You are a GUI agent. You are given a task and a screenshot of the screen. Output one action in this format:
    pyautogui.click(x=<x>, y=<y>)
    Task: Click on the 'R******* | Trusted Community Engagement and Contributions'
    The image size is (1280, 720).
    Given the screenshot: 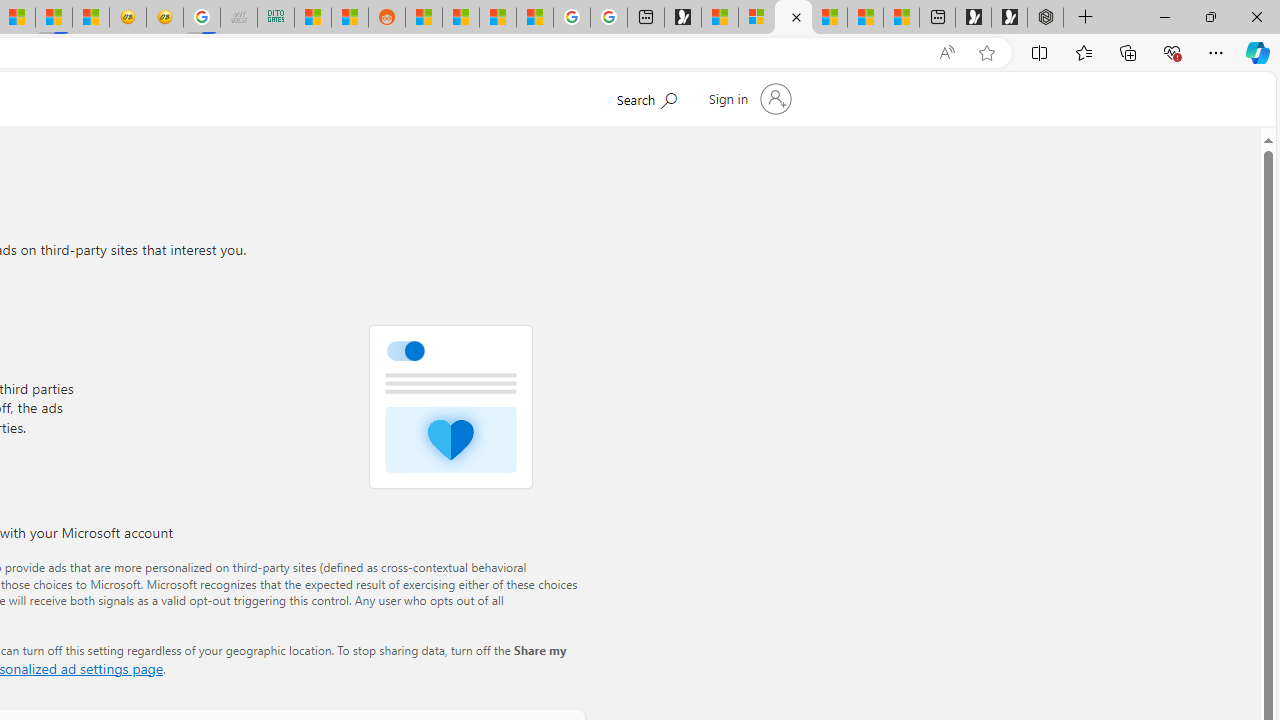 What is the action you would take?
    pyautogui.click(x=422, y=17)
    